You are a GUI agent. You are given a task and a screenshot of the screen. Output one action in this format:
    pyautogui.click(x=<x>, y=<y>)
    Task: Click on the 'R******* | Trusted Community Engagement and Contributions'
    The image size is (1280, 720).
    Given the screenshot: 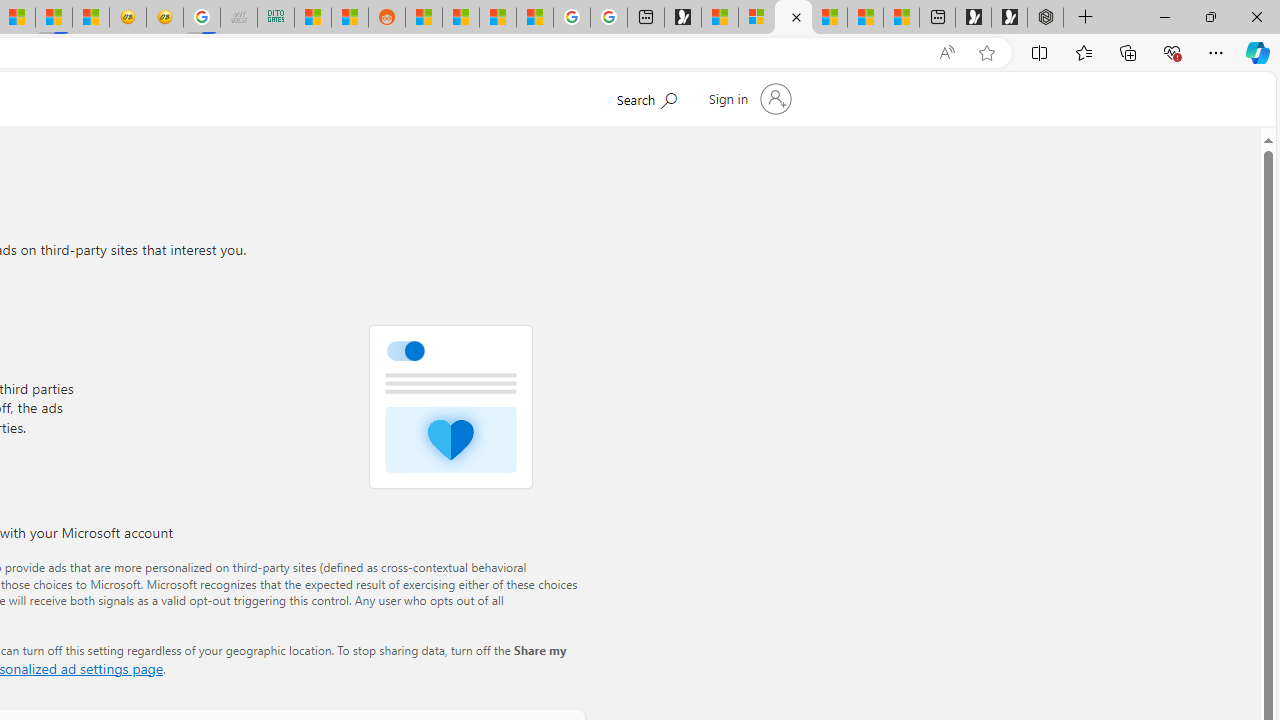 What is the action you would take?
    pyautogui.click(x=422, y=17)
    